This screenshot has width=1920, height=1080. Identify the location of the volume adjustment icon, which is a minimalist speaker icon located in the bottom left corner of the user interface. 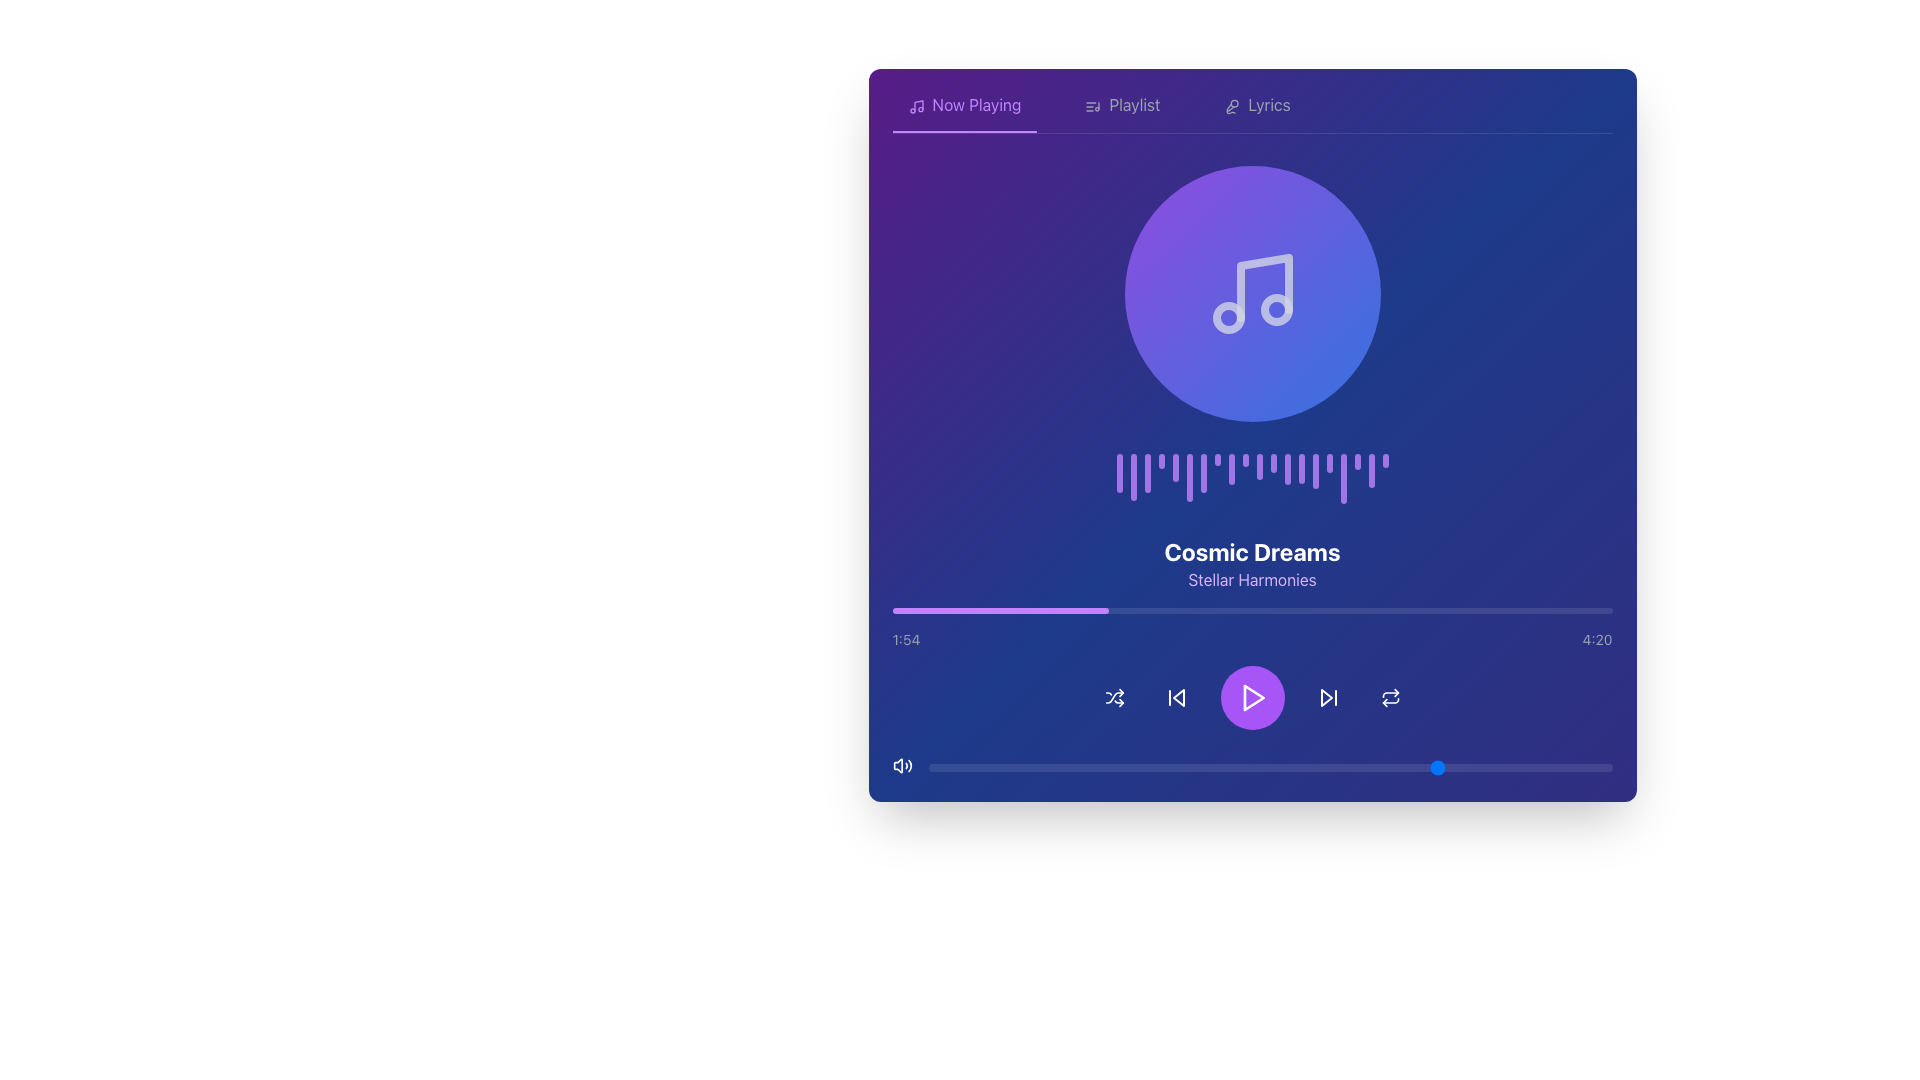
(896, 765).